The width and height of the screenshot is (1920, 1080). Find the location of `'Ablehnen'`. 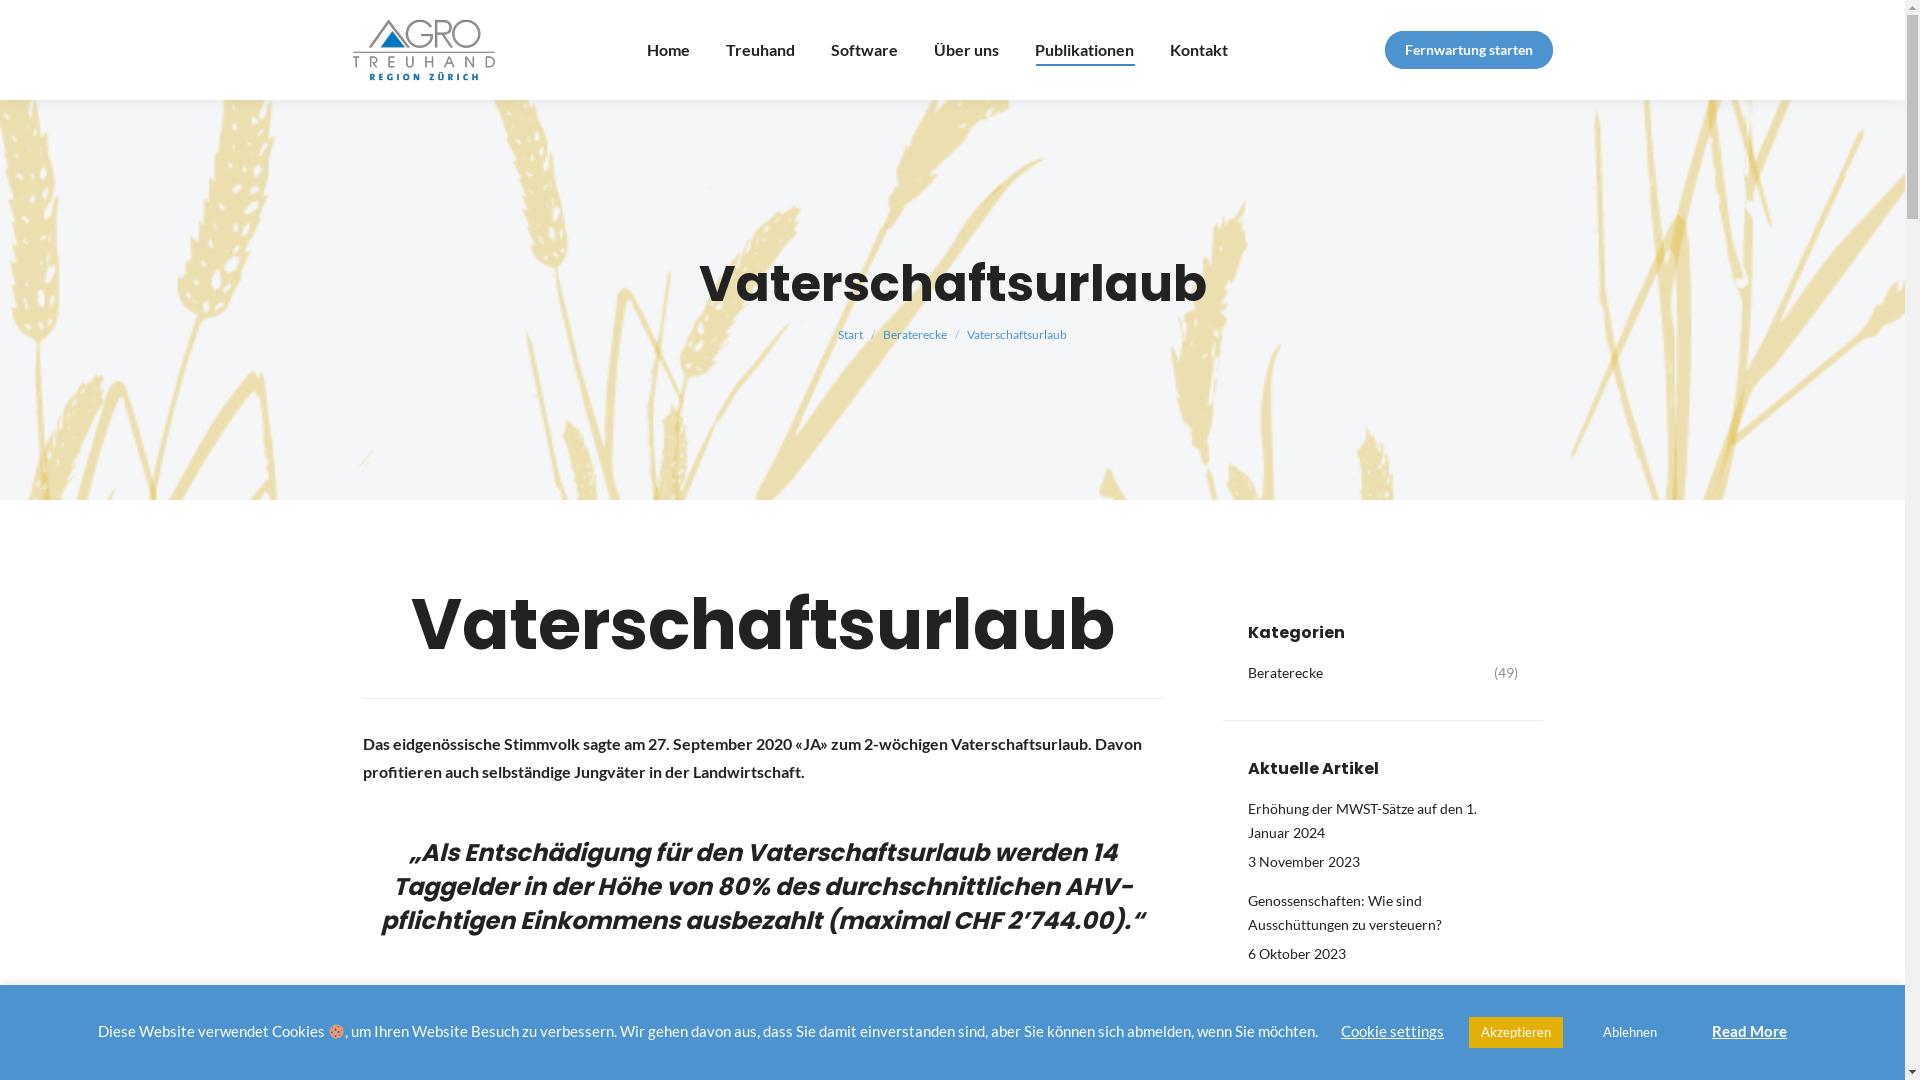

'Ablehnen' is located at coordinates (1630, 1032).